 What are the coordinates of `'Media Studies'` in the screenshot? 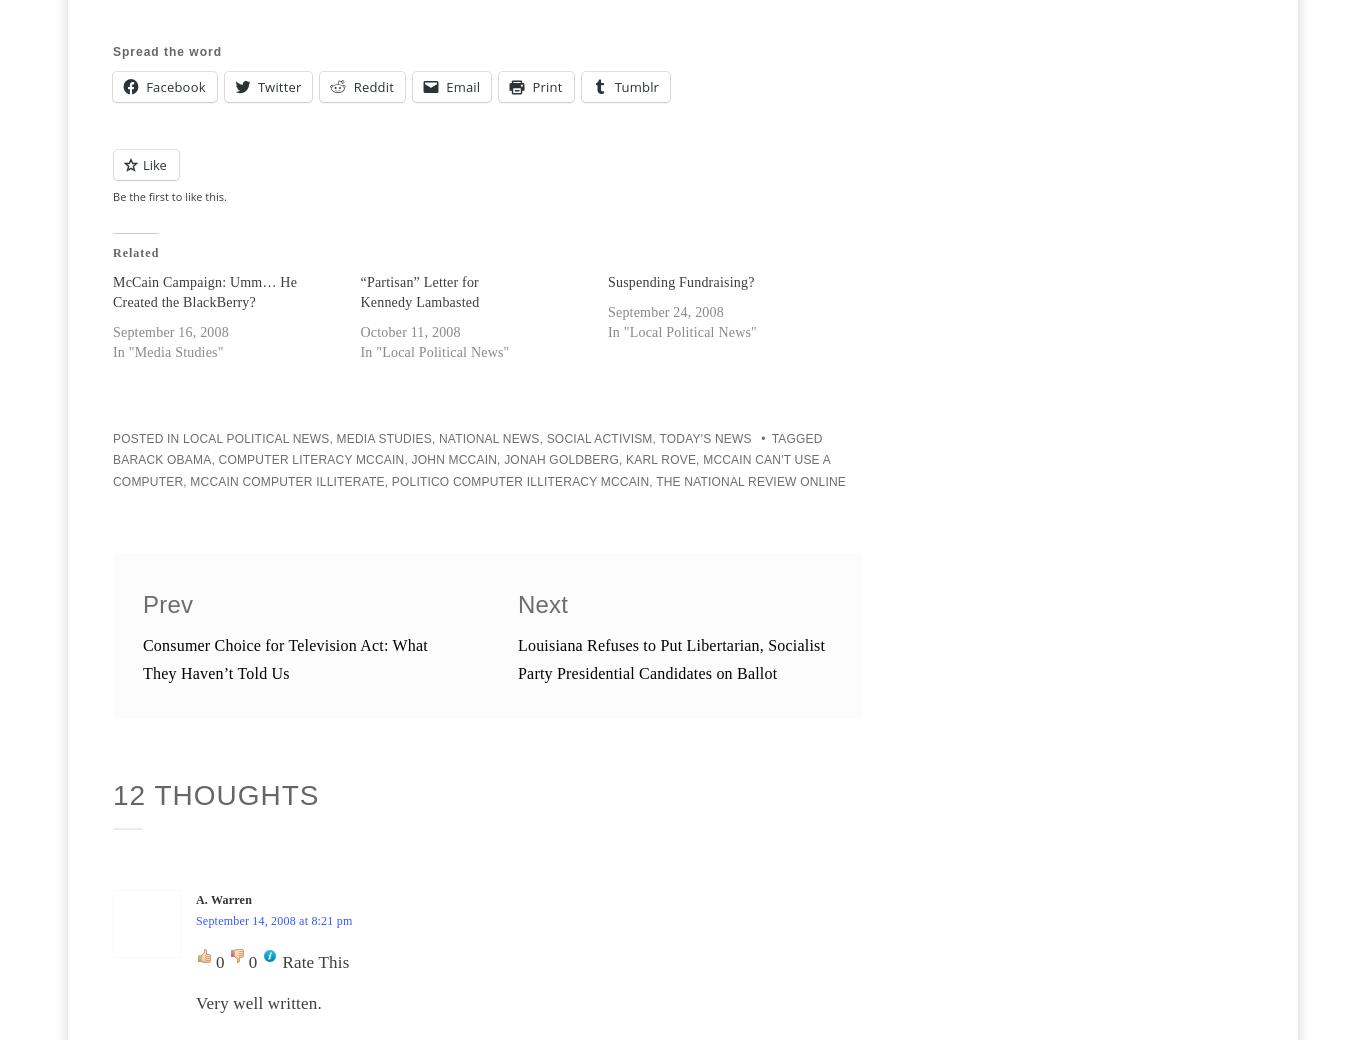 It's located at (336, 438).